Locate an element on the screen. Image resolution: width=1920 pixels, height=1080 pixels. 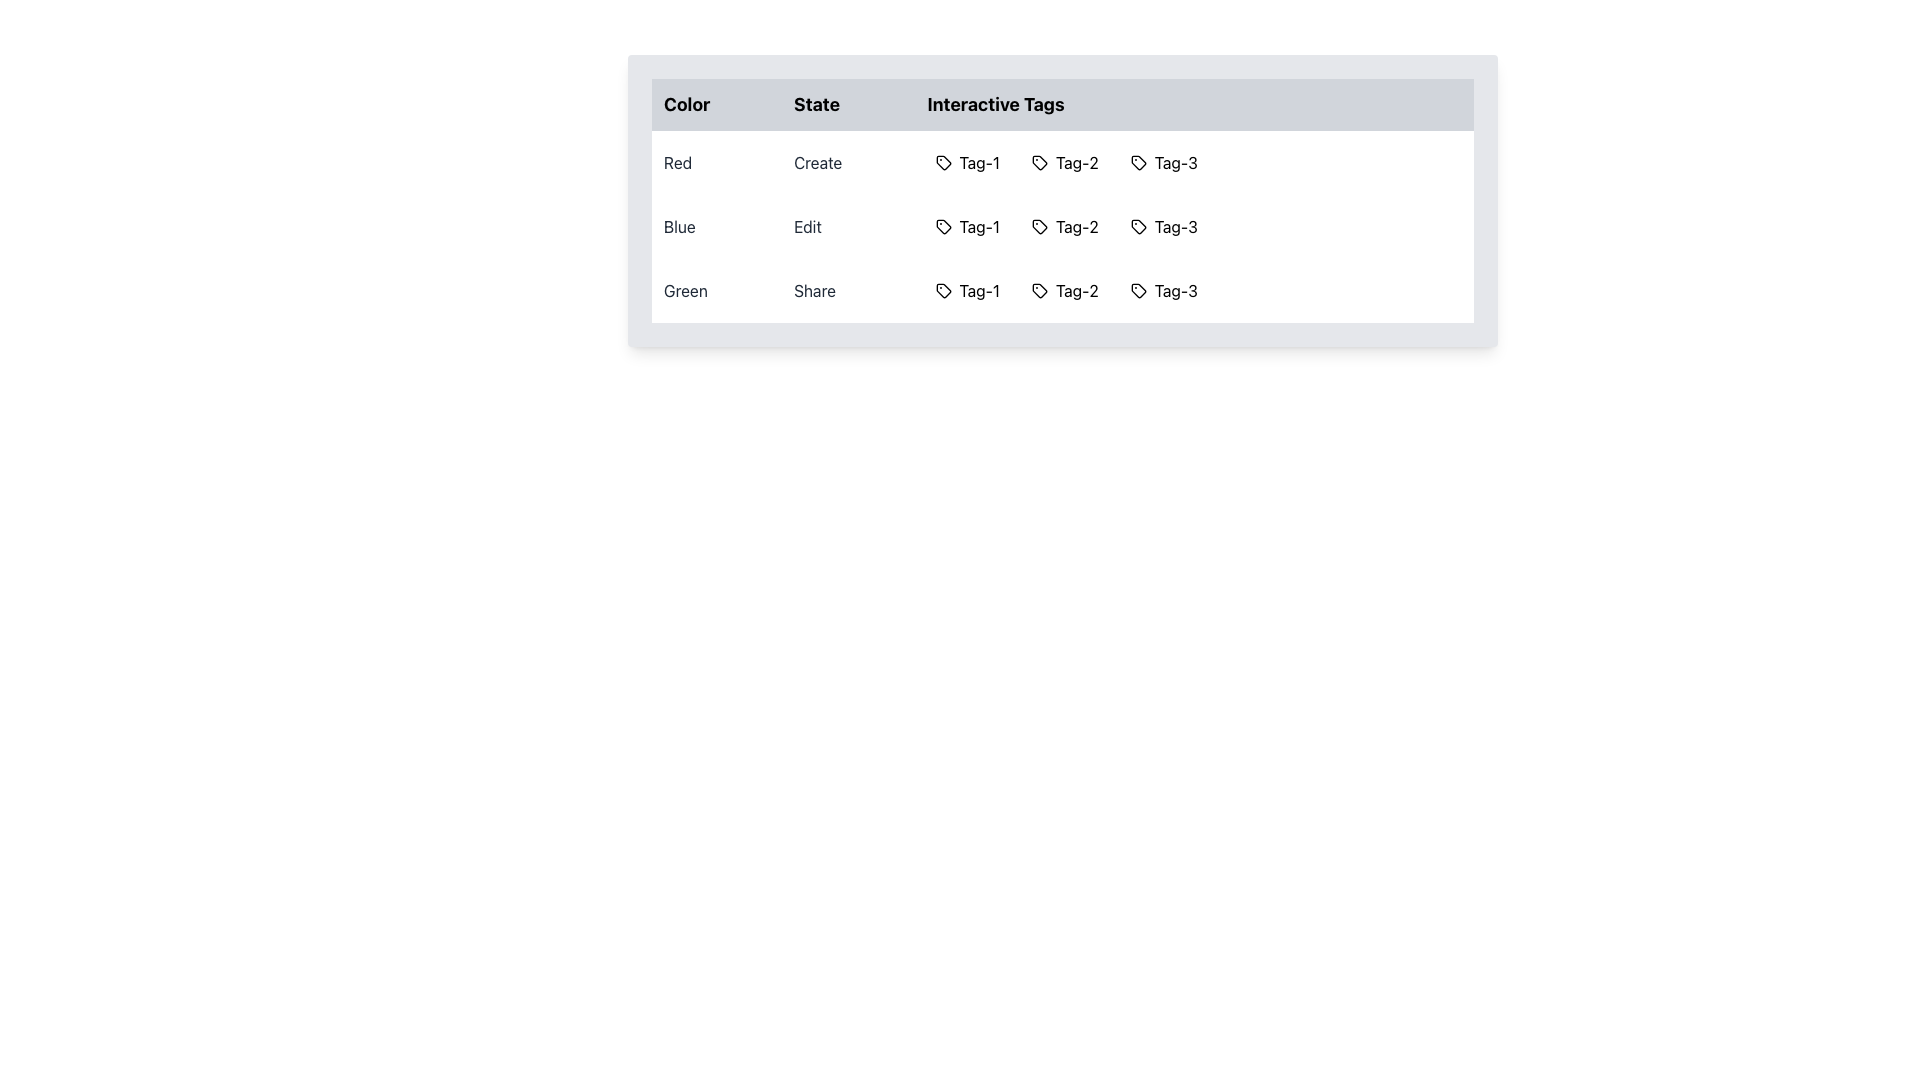
the interactive tag labeled 'Tag-2' in the 'Interactive Tags' column under the 'Color' row corresponding to 'Blue' is located at coordinates (1040, 226).